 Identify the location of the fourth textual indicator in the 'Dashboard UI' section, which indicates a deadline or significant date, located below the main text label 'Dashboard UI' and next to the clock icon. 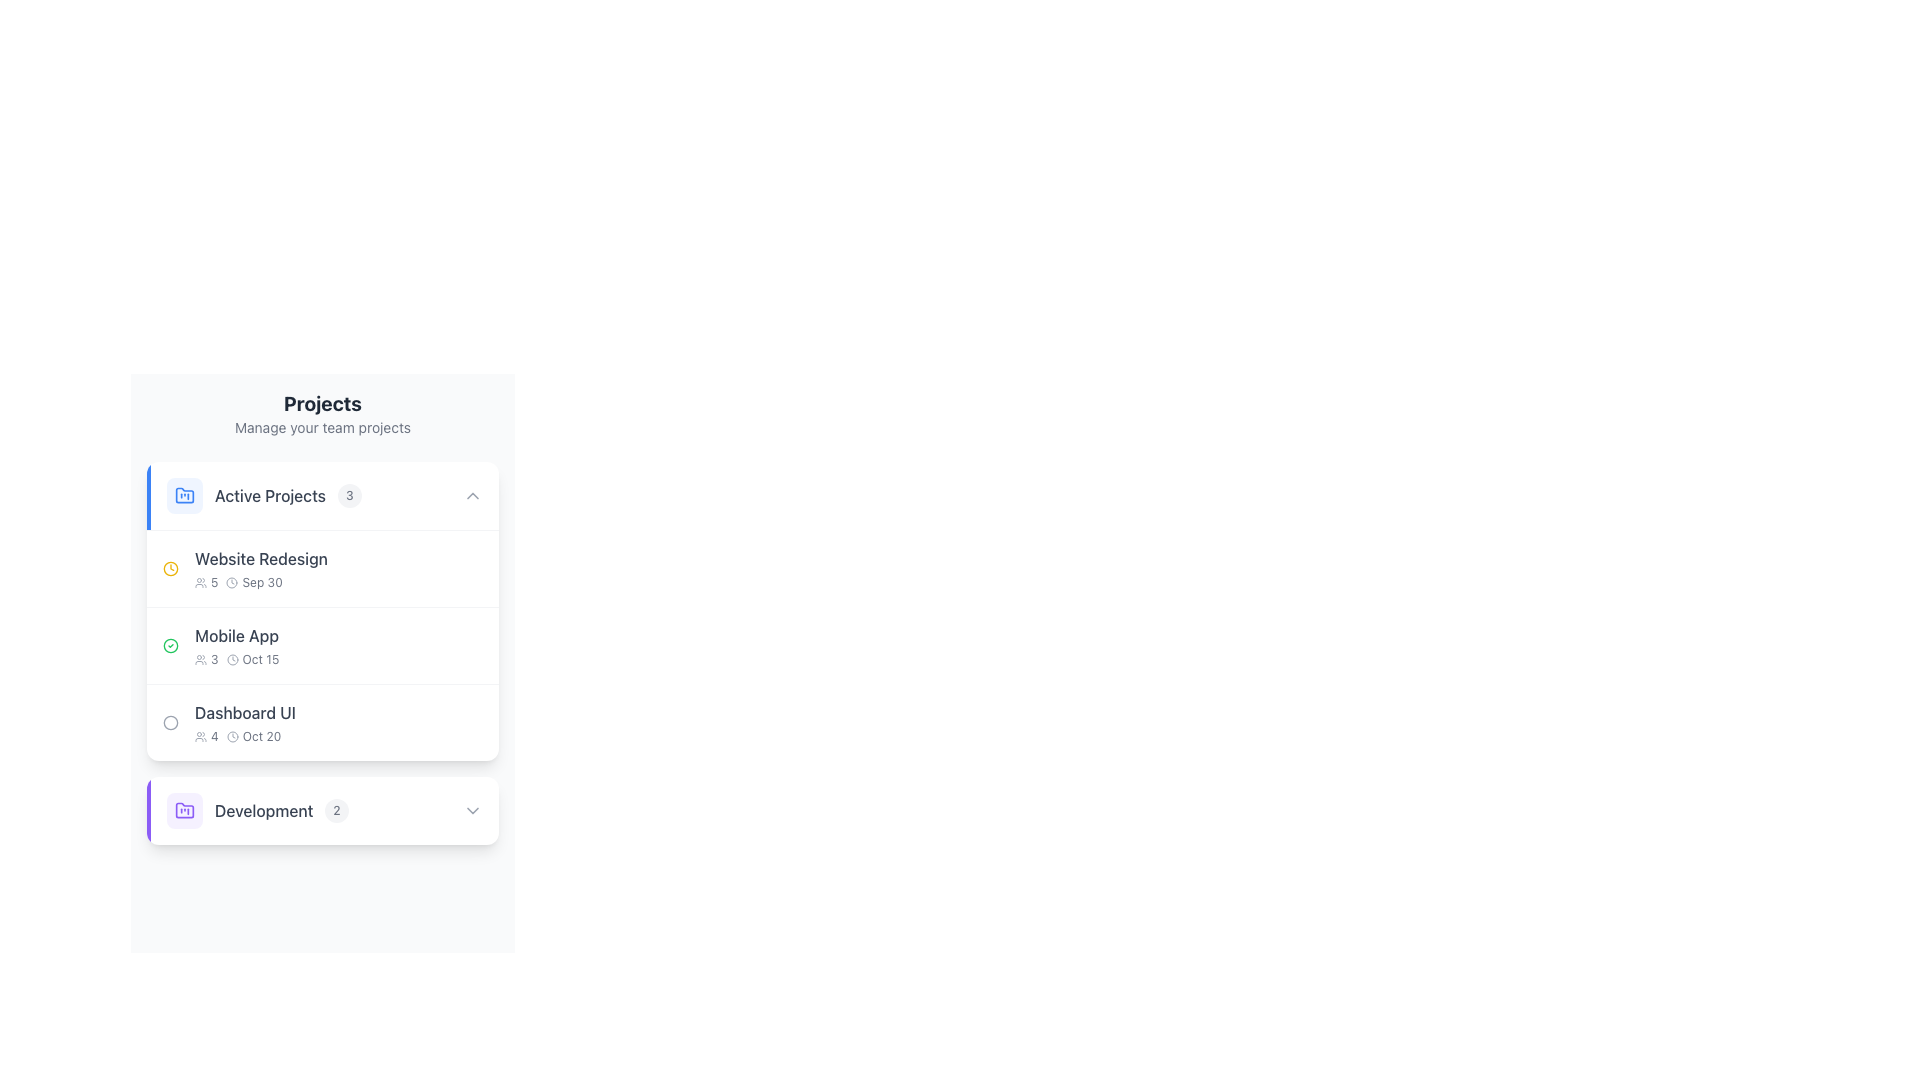
(244, 736).